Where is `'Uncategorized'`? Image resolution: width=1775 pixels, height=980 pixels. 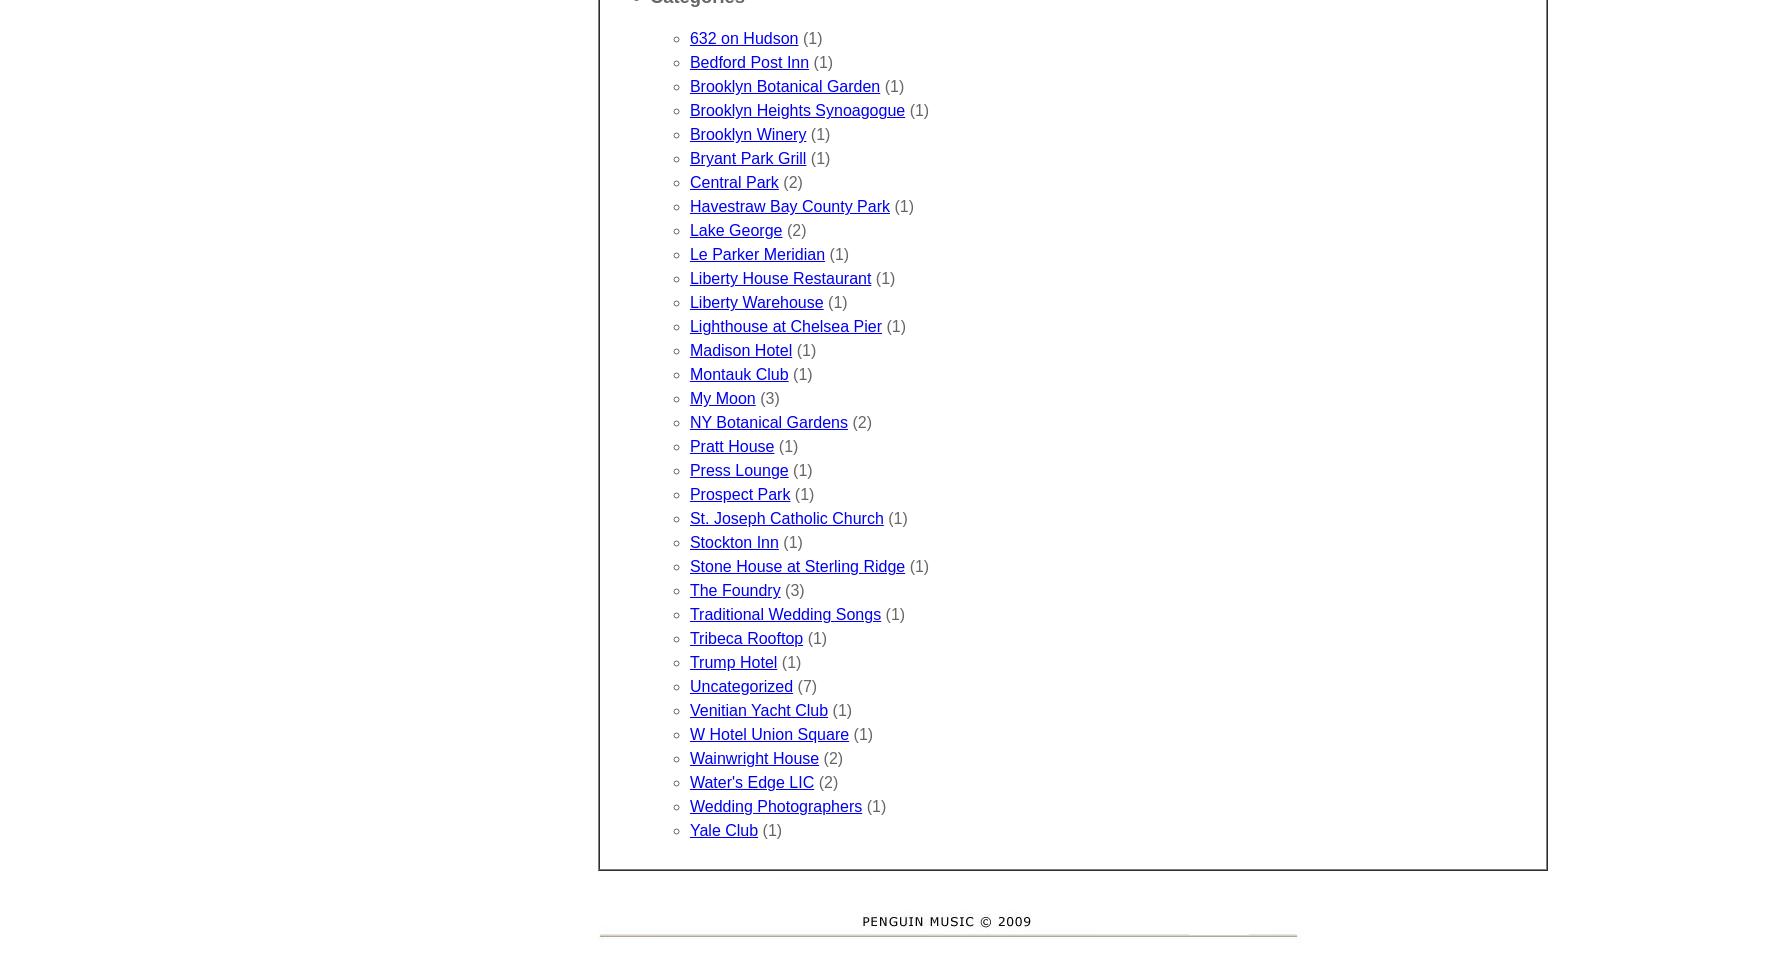 'Uncategorized' is located at coordinates (741, 686).